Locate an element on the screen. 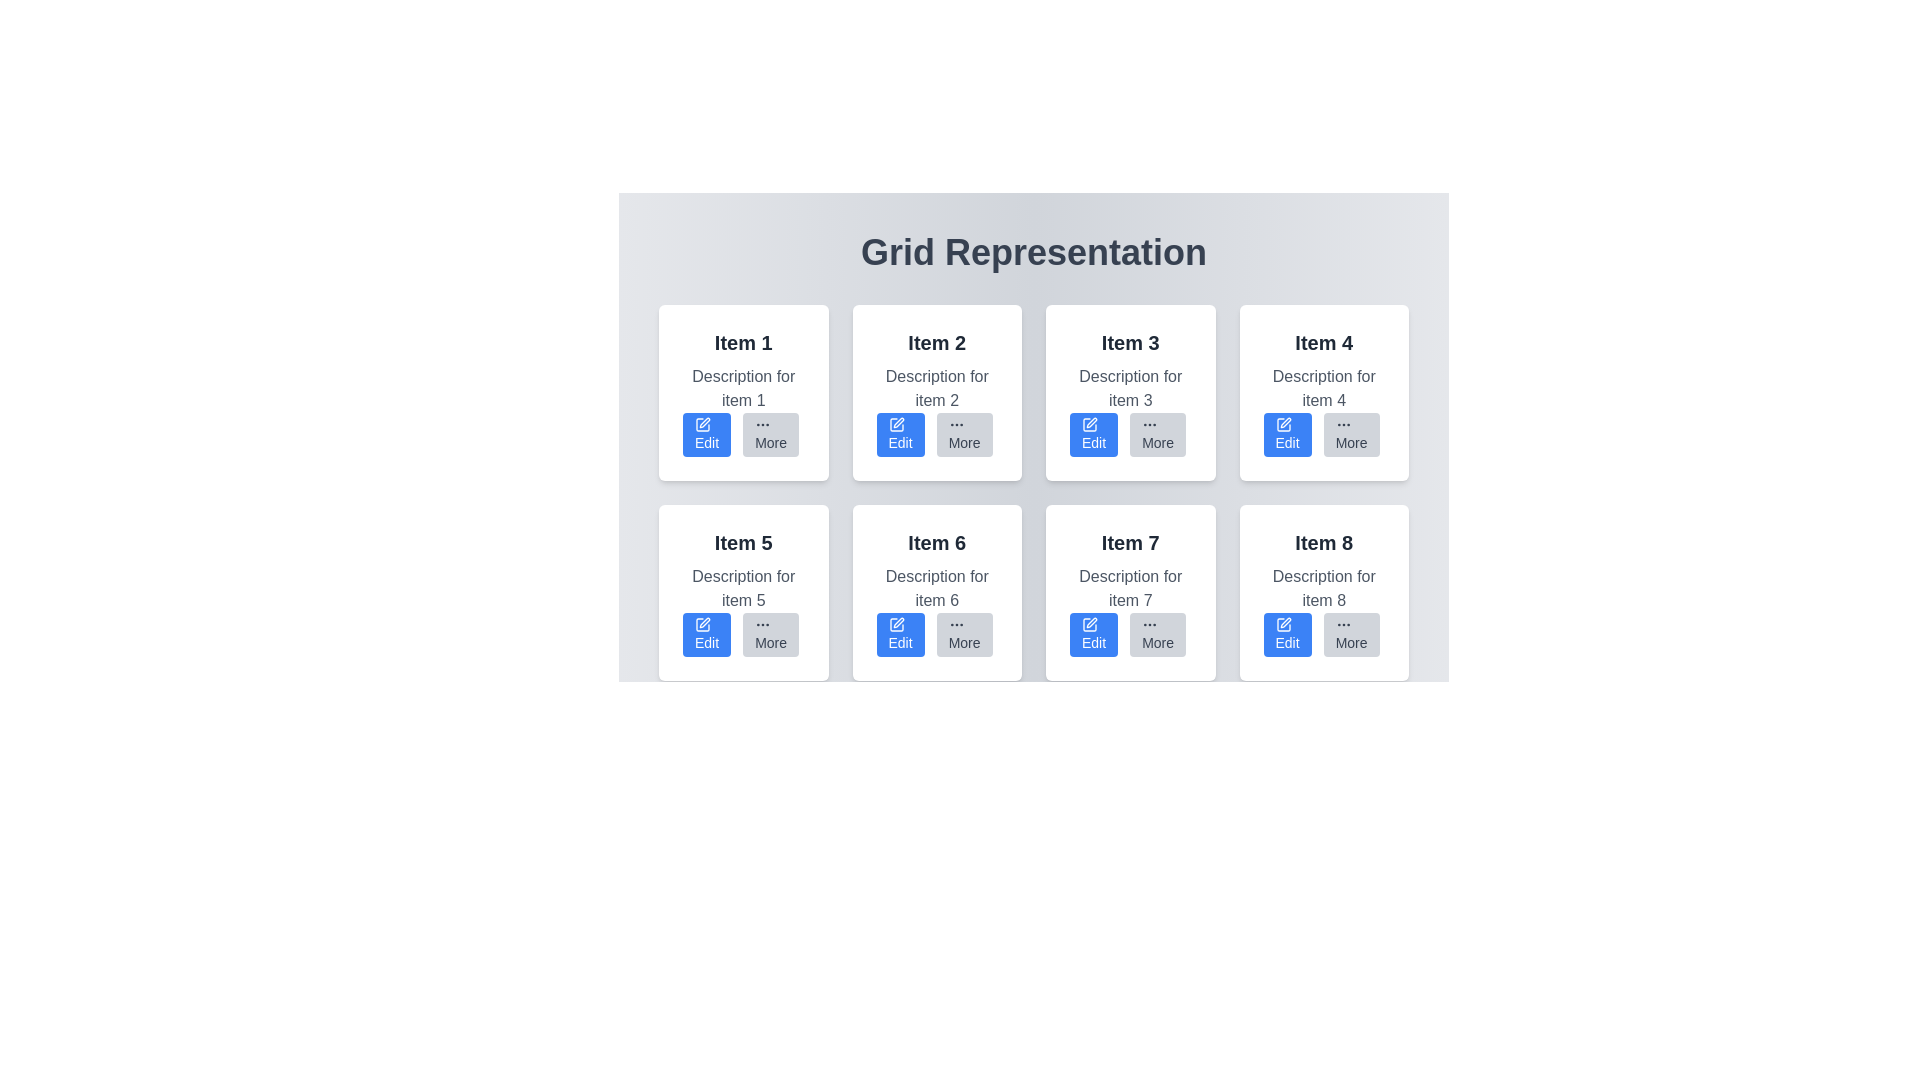  bold heading text 'Item 4' located at the top of the fourth card in the grid layout is located at coordinates (1324, 342).